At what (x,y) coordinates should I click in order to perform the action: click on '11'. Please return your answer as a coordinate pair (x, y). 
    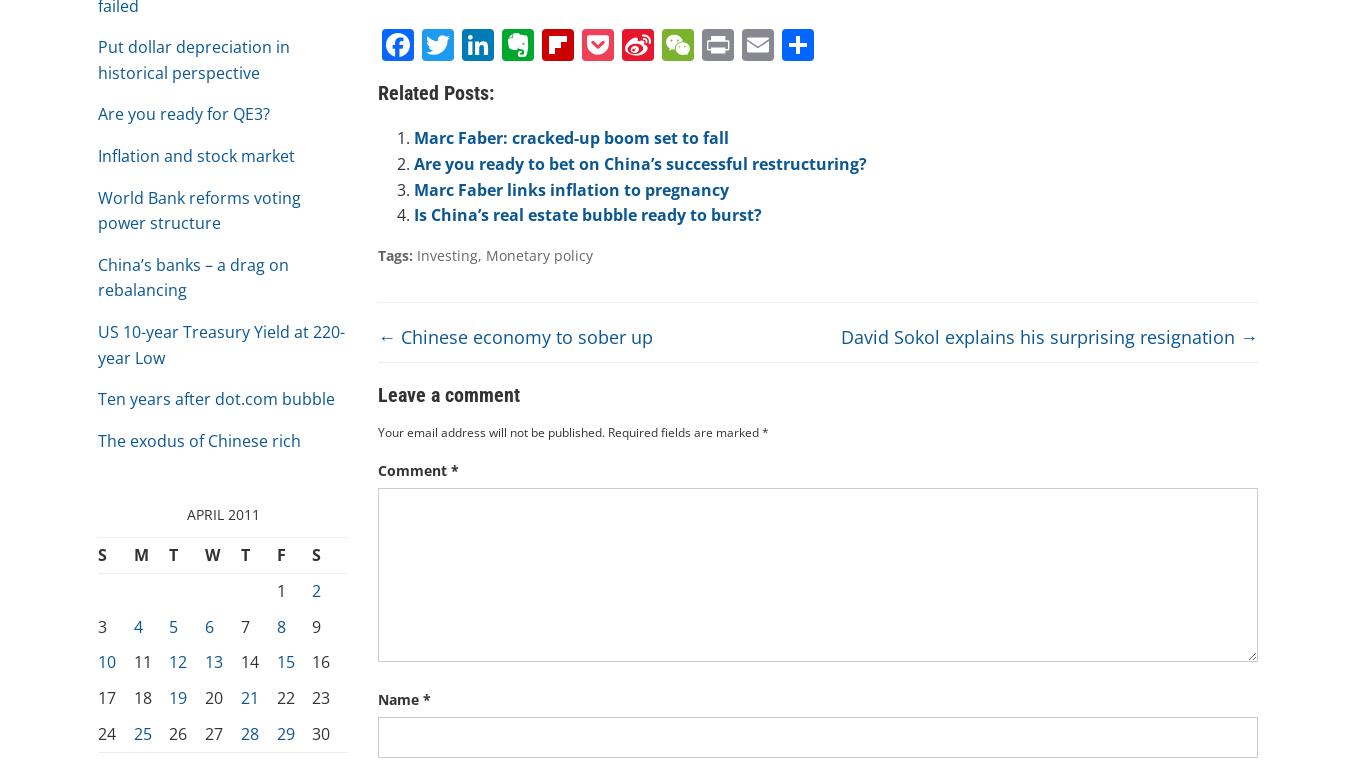
    Looking at the image, I should click on (141, 661).